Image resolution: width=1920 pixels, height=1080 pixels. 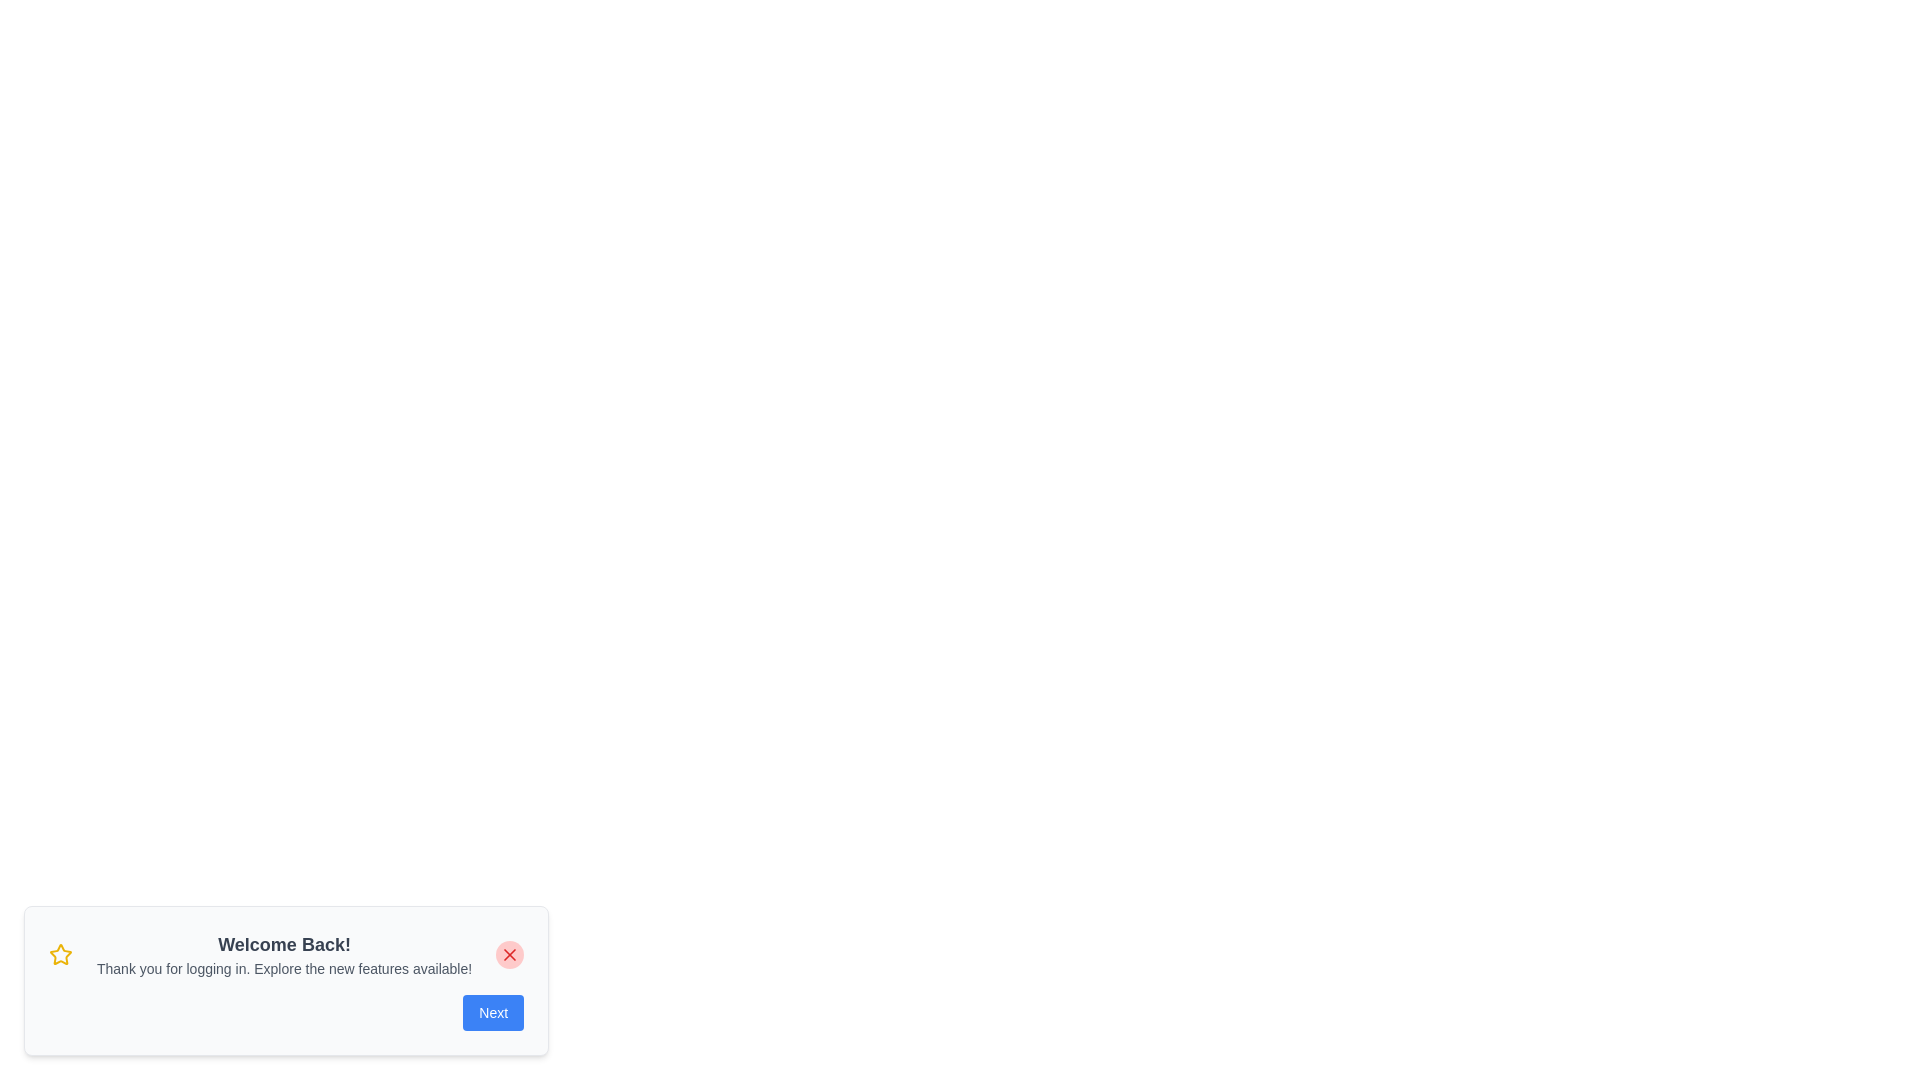 What do you see at coordinates (61, 954) in the screenshot?
I see `the notification's star icon` at bounding box center [61, 954].